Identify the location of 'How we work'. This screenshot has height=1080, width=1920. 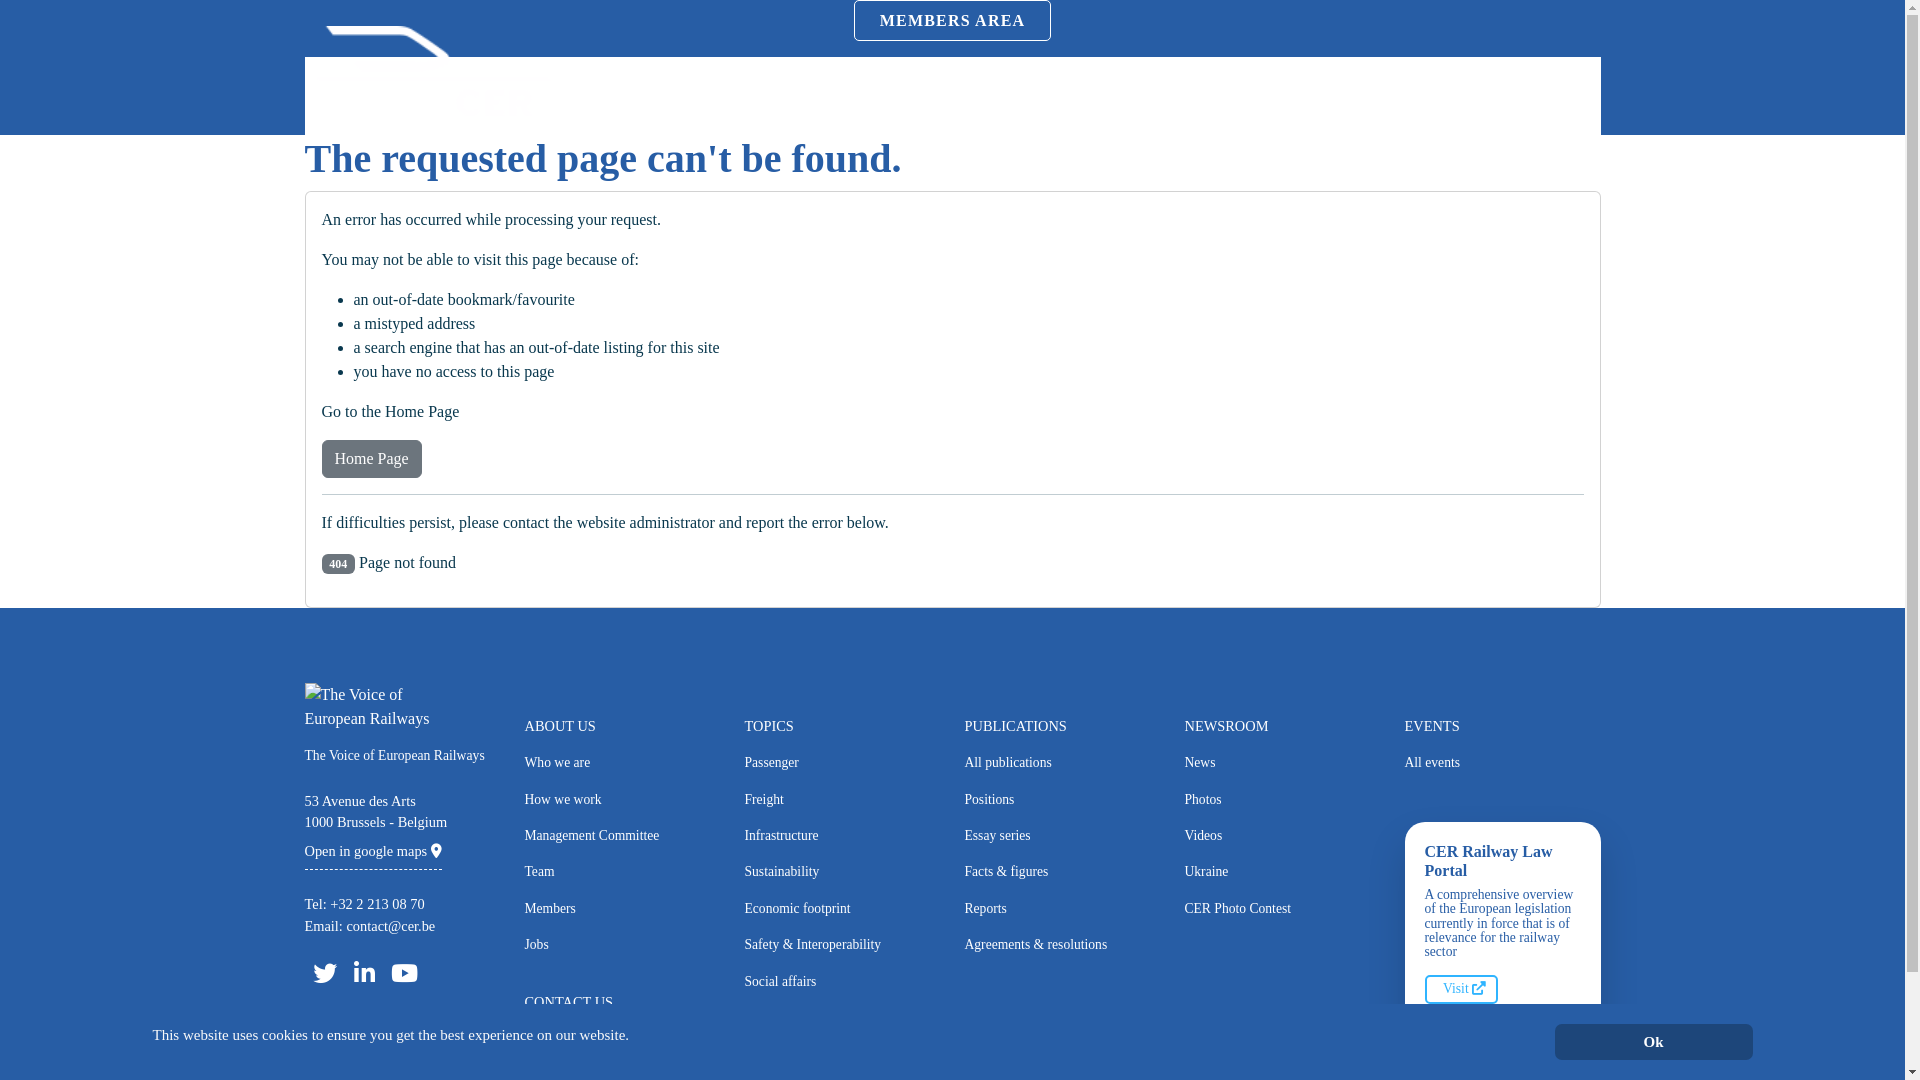
(621, 798).